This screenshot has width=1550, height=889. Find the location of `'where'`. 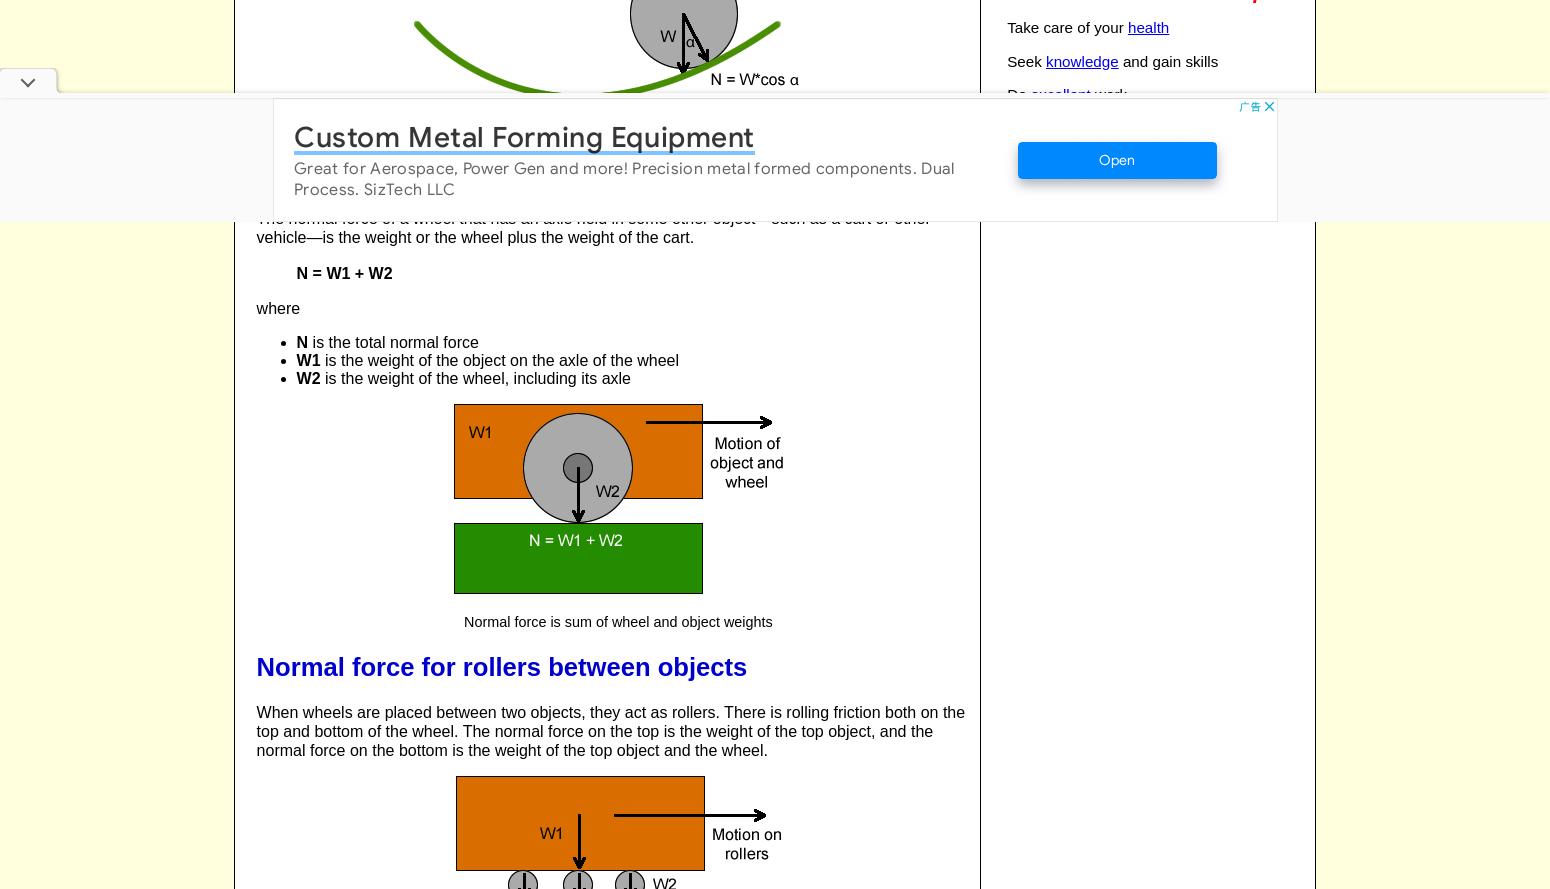

'where' is located at coordinates (278, 307).